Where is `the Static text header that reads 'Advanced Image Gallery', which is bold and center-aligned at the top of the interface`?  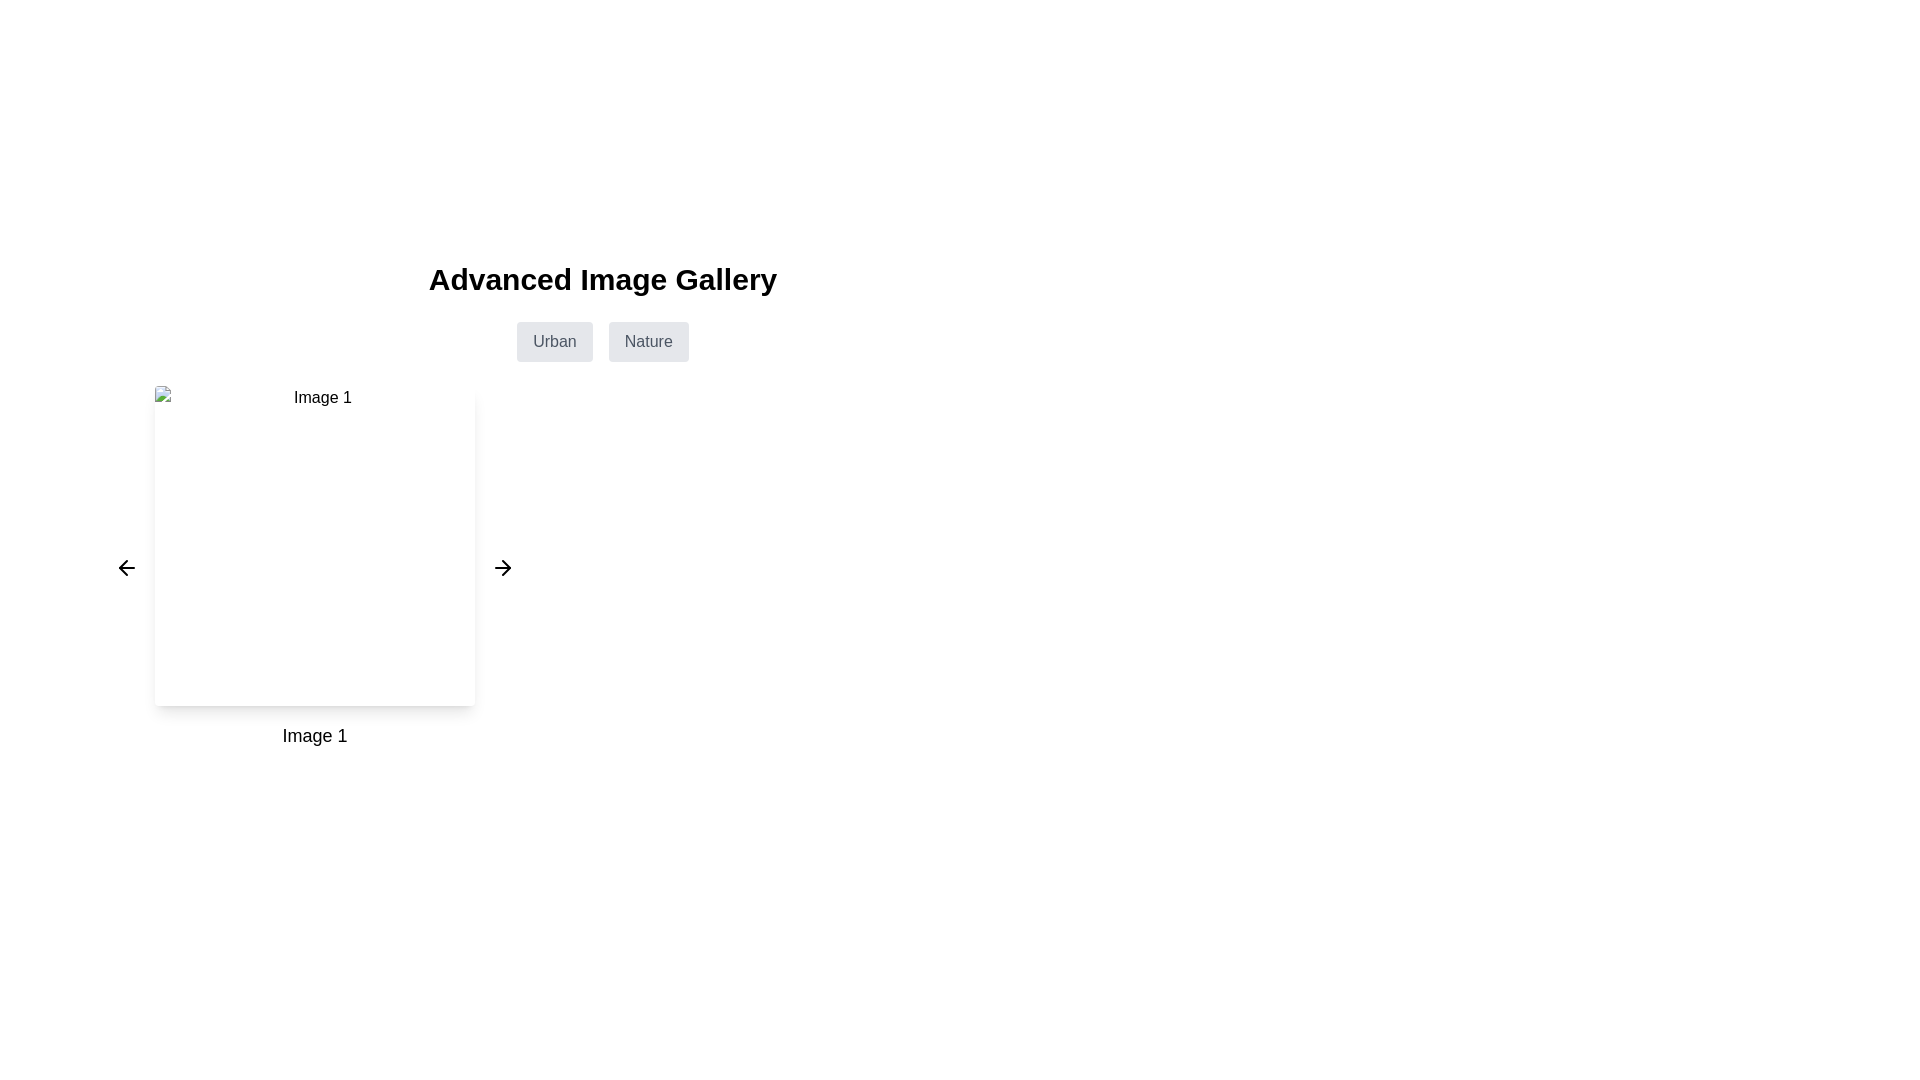 the Static text header that reads 'Advanced Image Gallery', which is bold and center-aligned at the top of the interface is located at coordinates (602, 280).